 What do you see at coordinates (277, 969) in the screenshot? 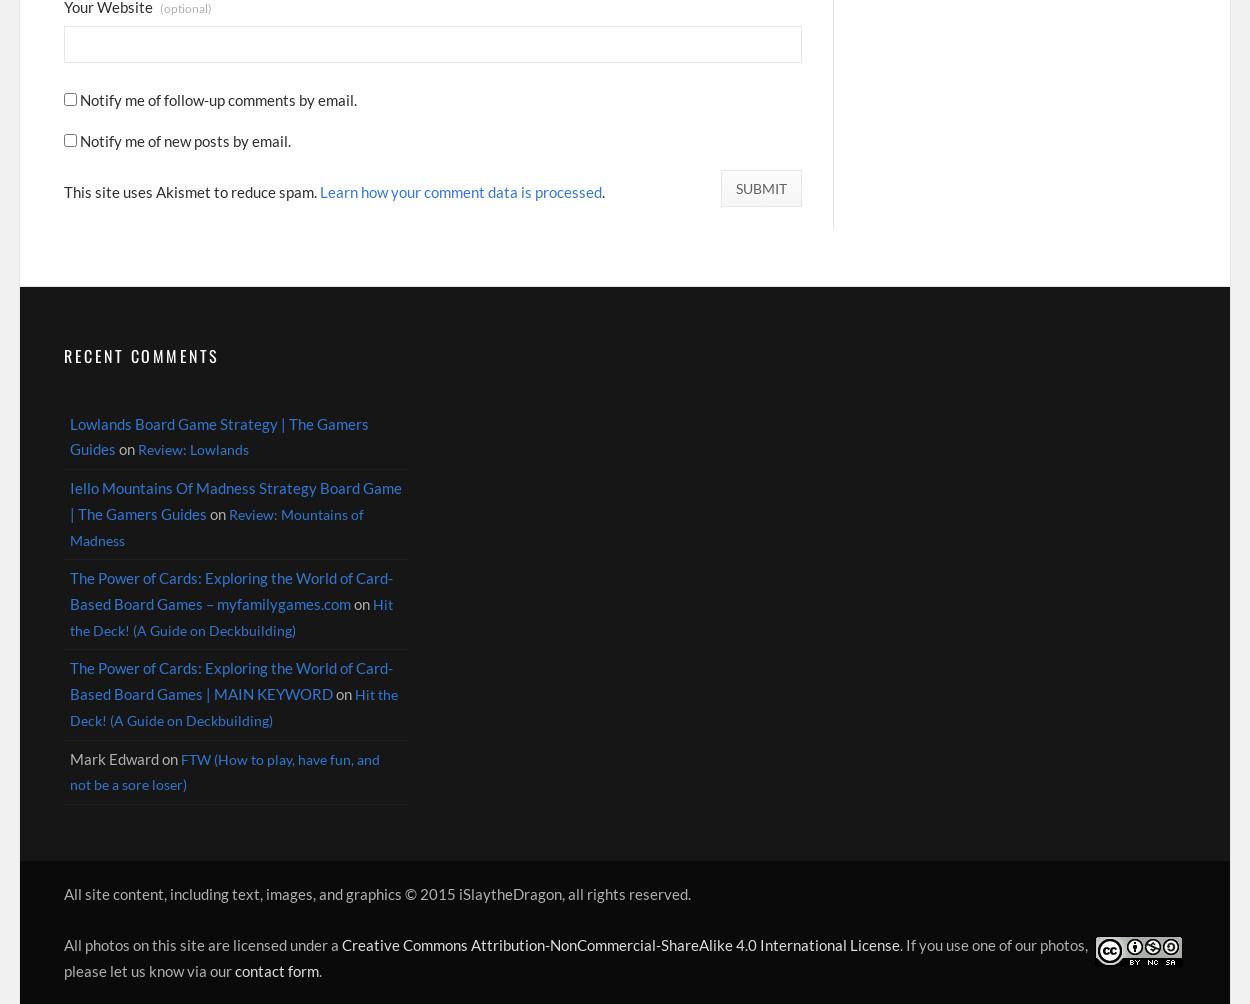
I see `'contact form'` at bounding box center [277, 969].